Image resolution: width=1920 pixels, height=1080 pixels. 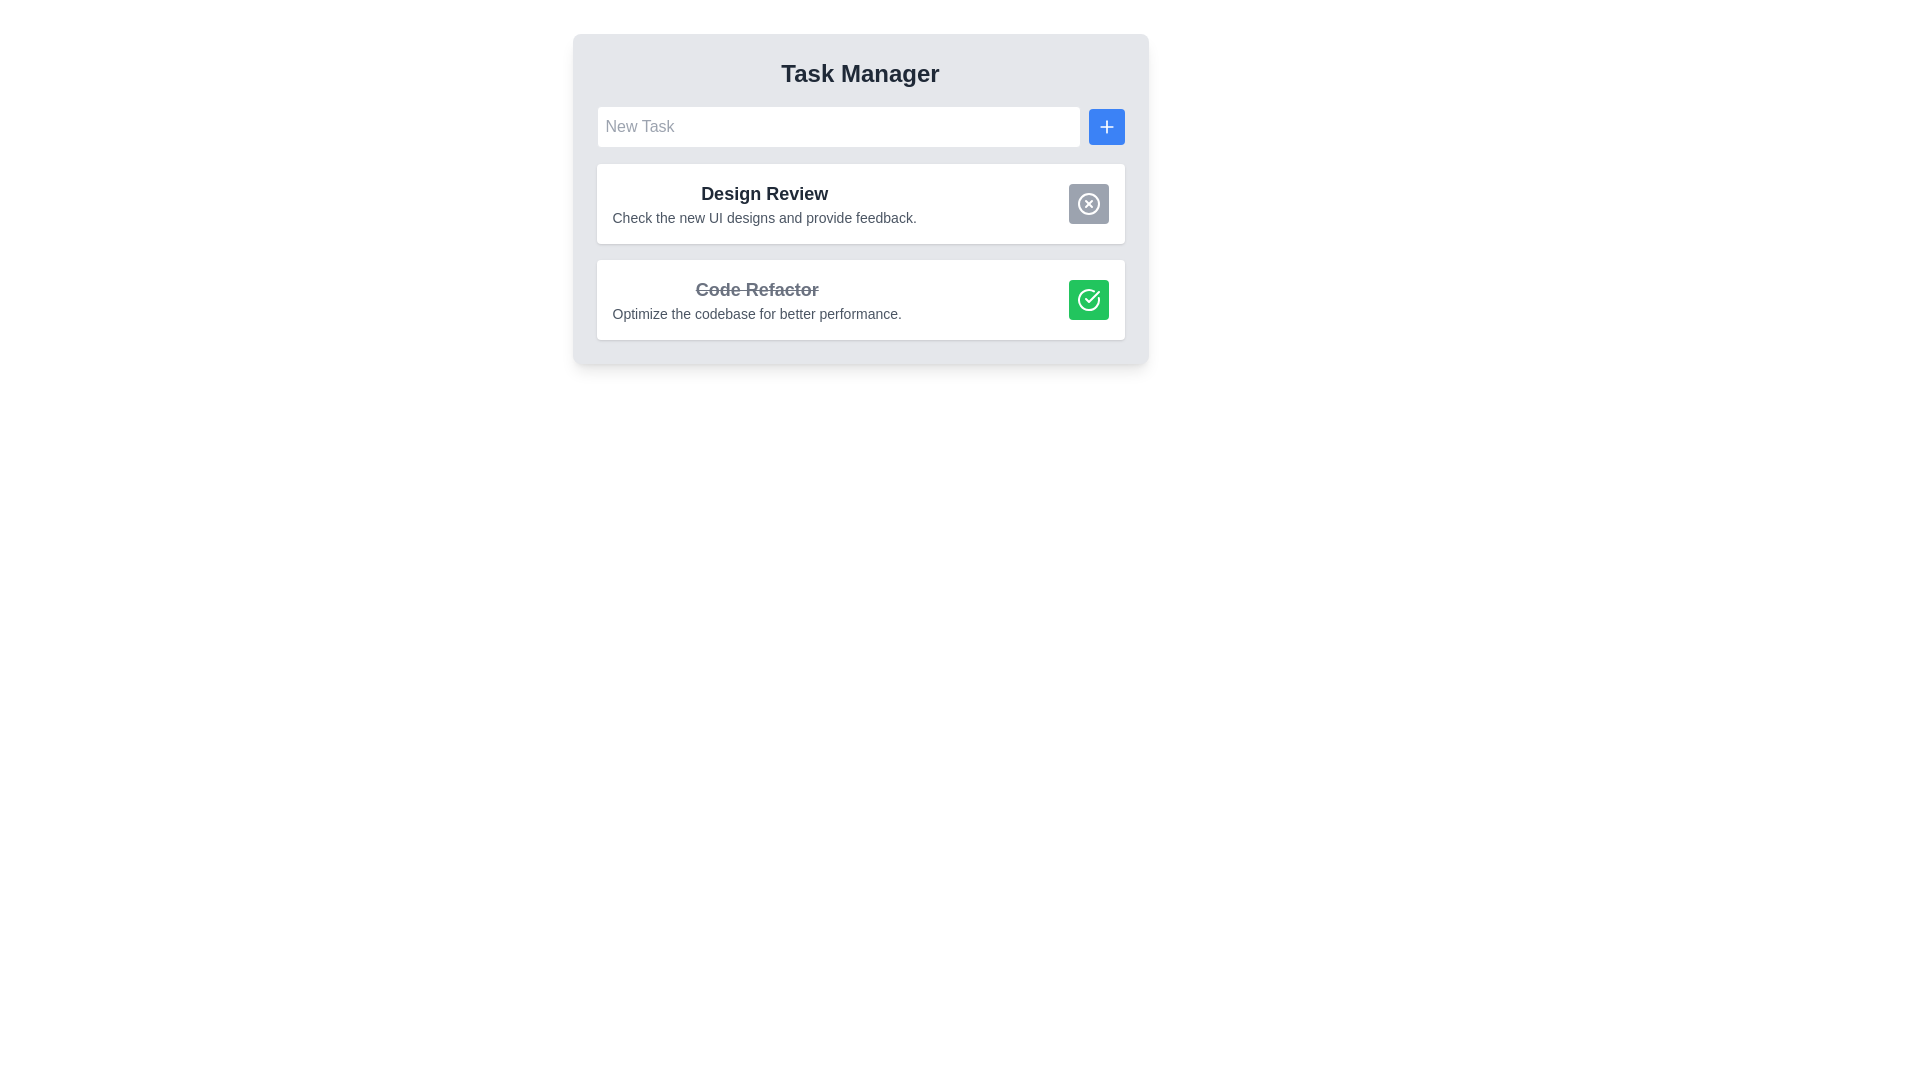 I want to click on the green-rounded button icon indicating confirmation or successful action, located to the right of the 'Code Refactor' text in the task list interface, so click(x=1087, y=300).